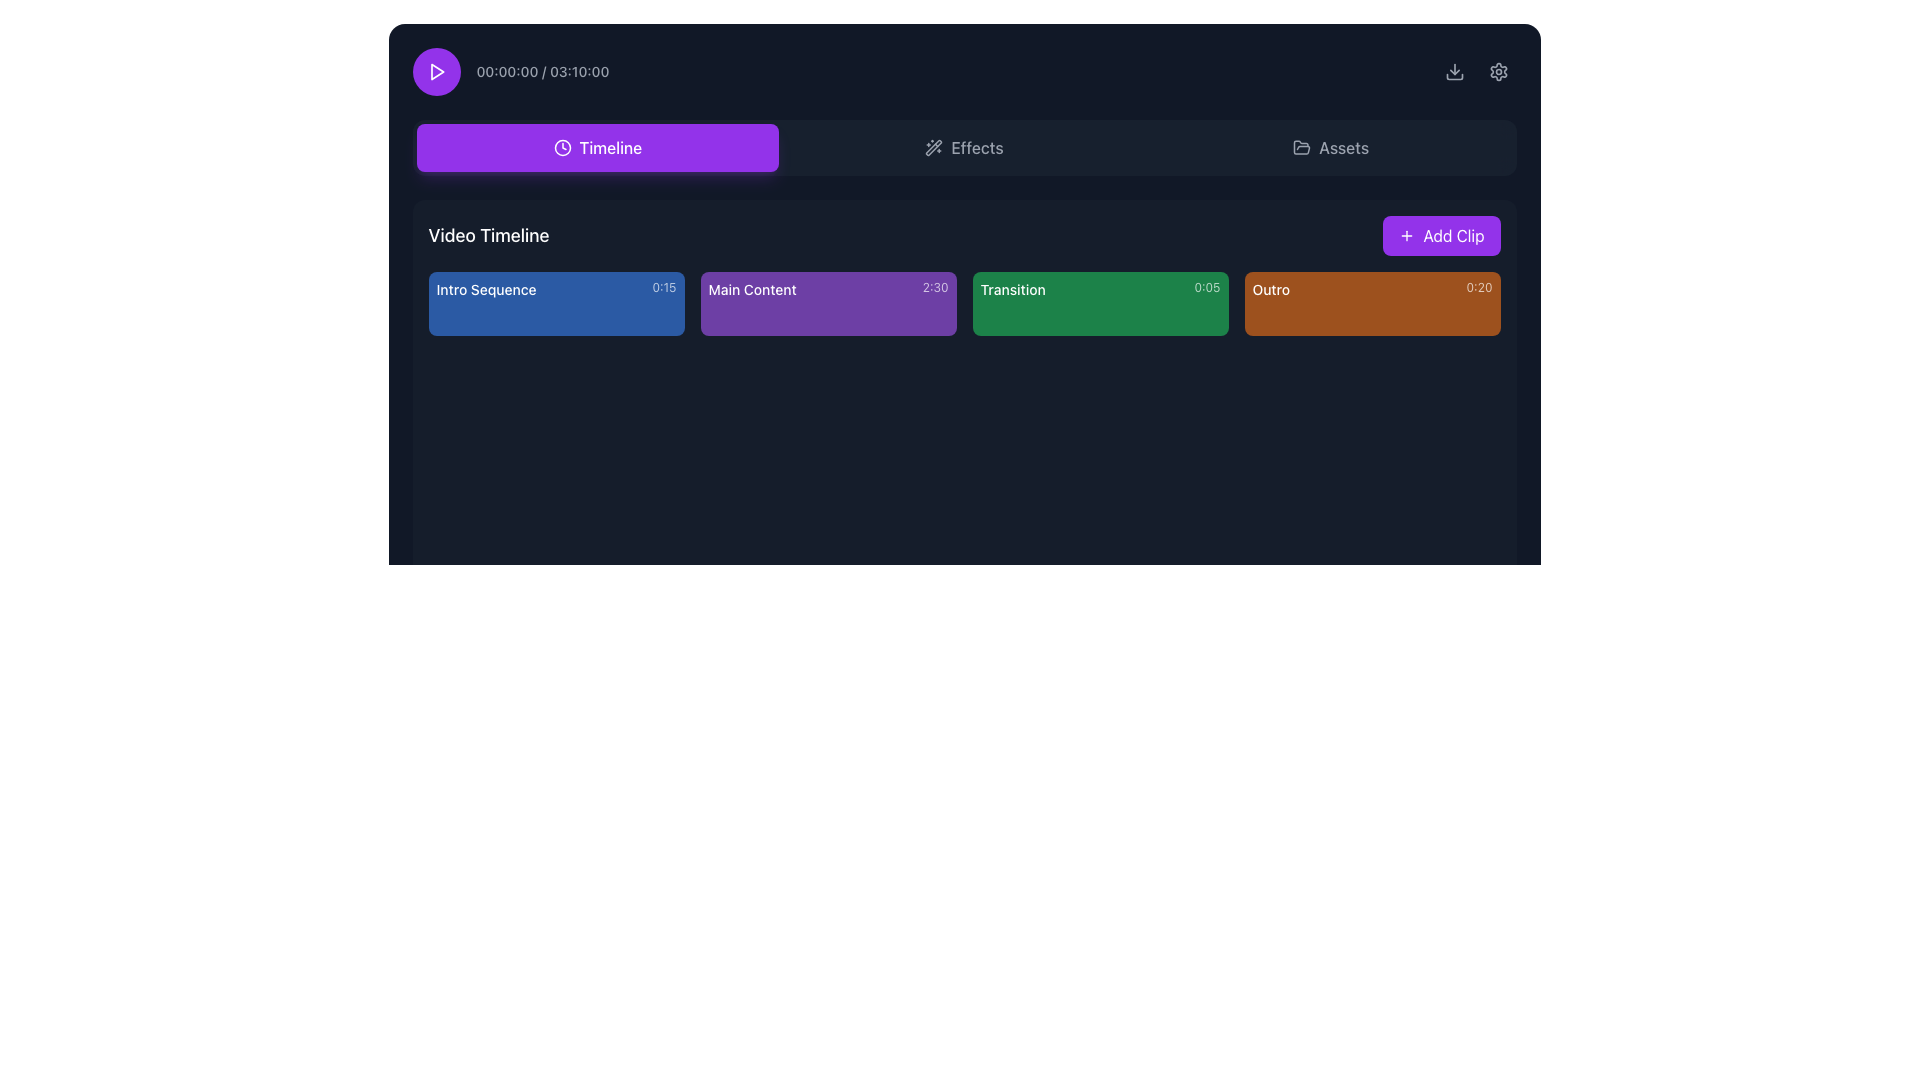  I want to click on the plus sign icon within the 'Add Clip' button located in the top-right part of the main content area, so click(1406, 234).